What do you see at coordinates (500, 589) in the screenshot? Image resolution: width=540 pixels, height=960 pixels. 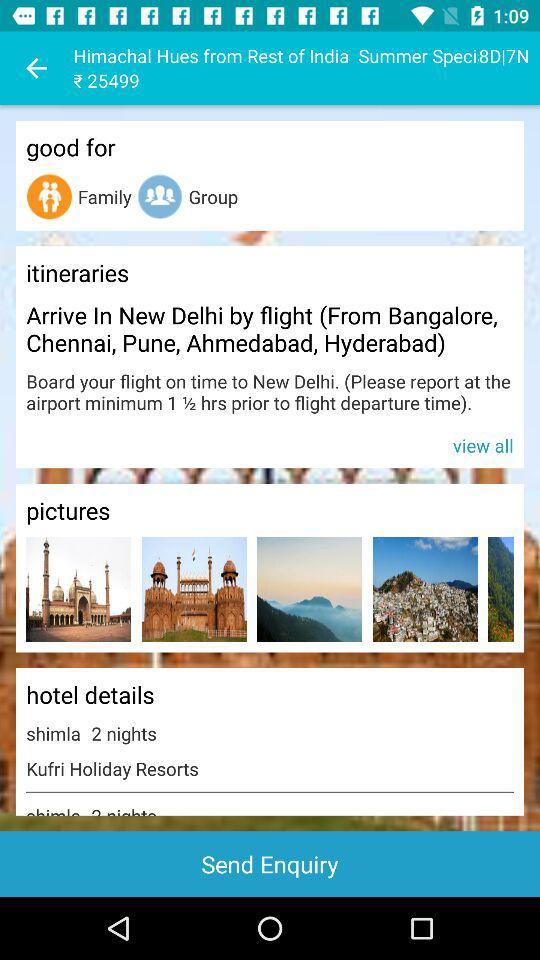 I see `item above hotel details icon` at bounding box center [500, 589].